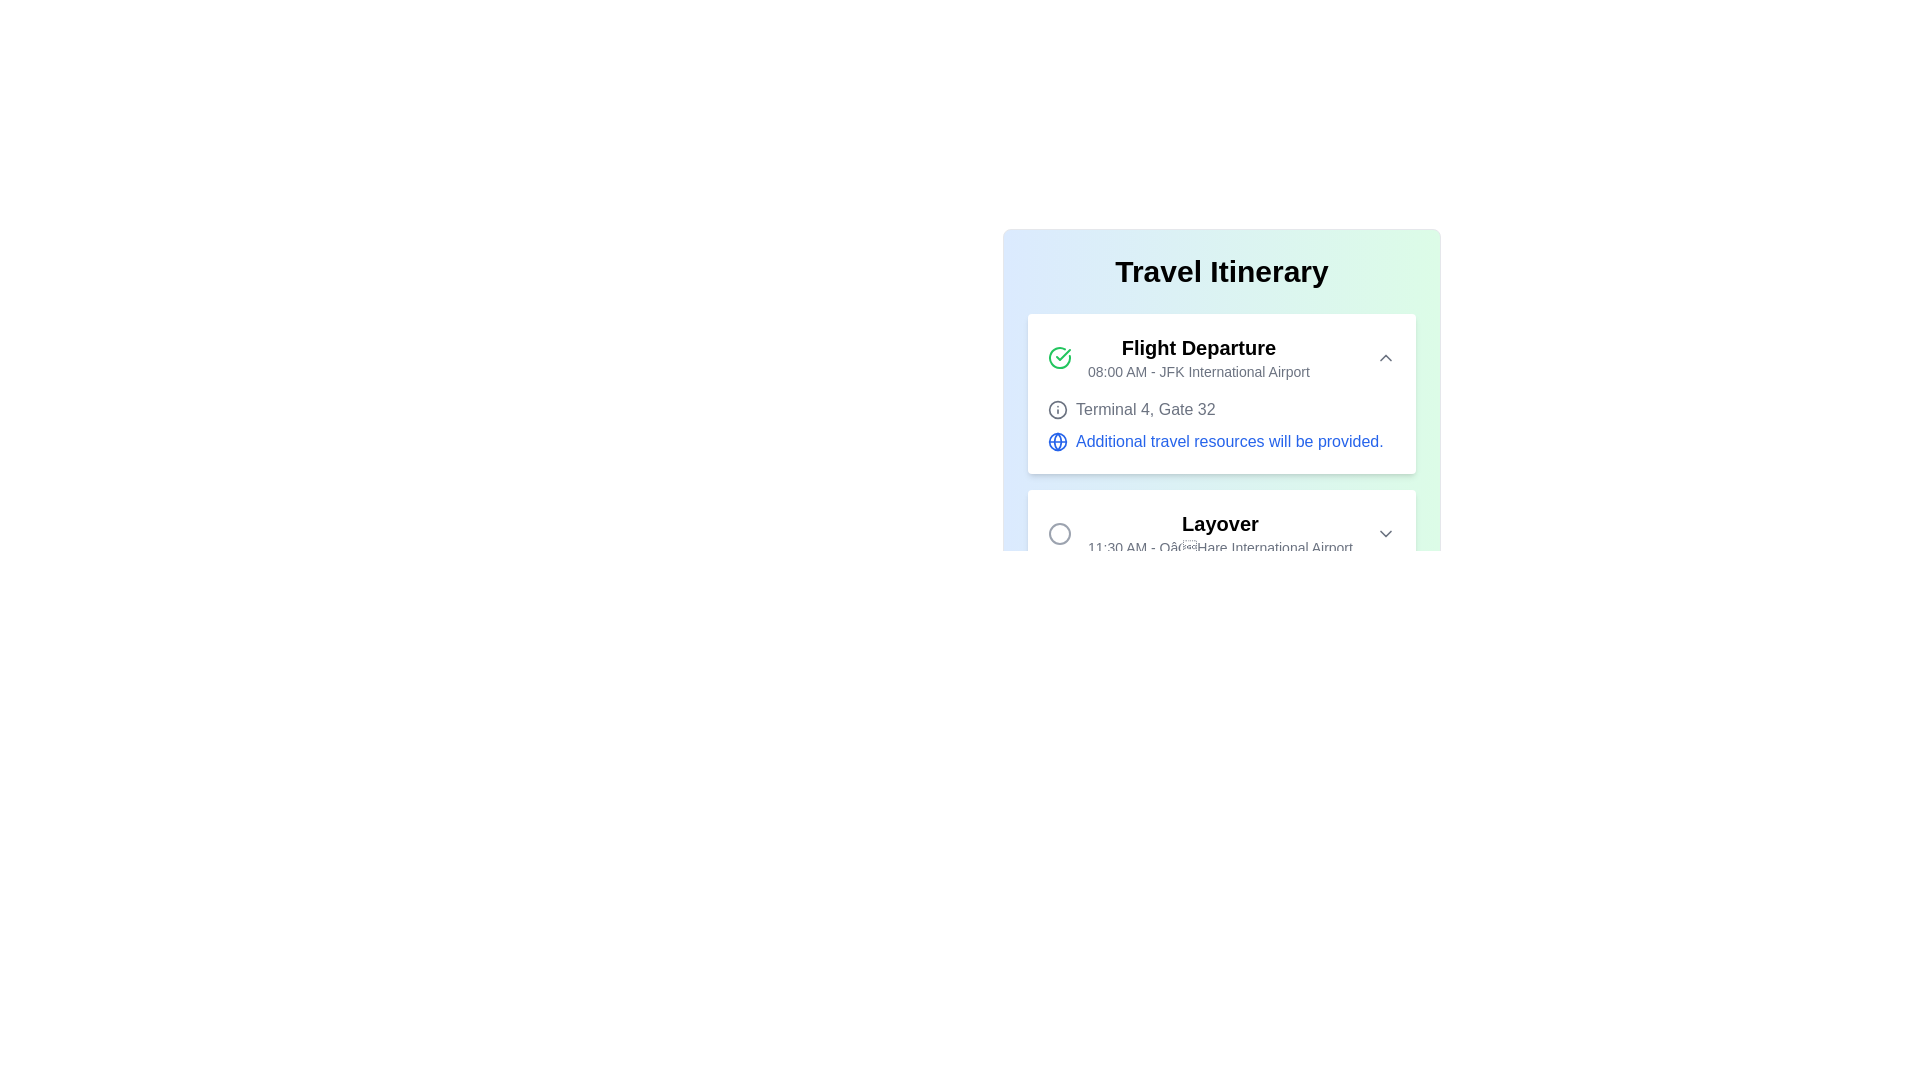  I want to click on the text label displaying '08:00 AM - JFK International Airport', located below the 'Flight Departure' label in the flight details section, so click(1198, 371).